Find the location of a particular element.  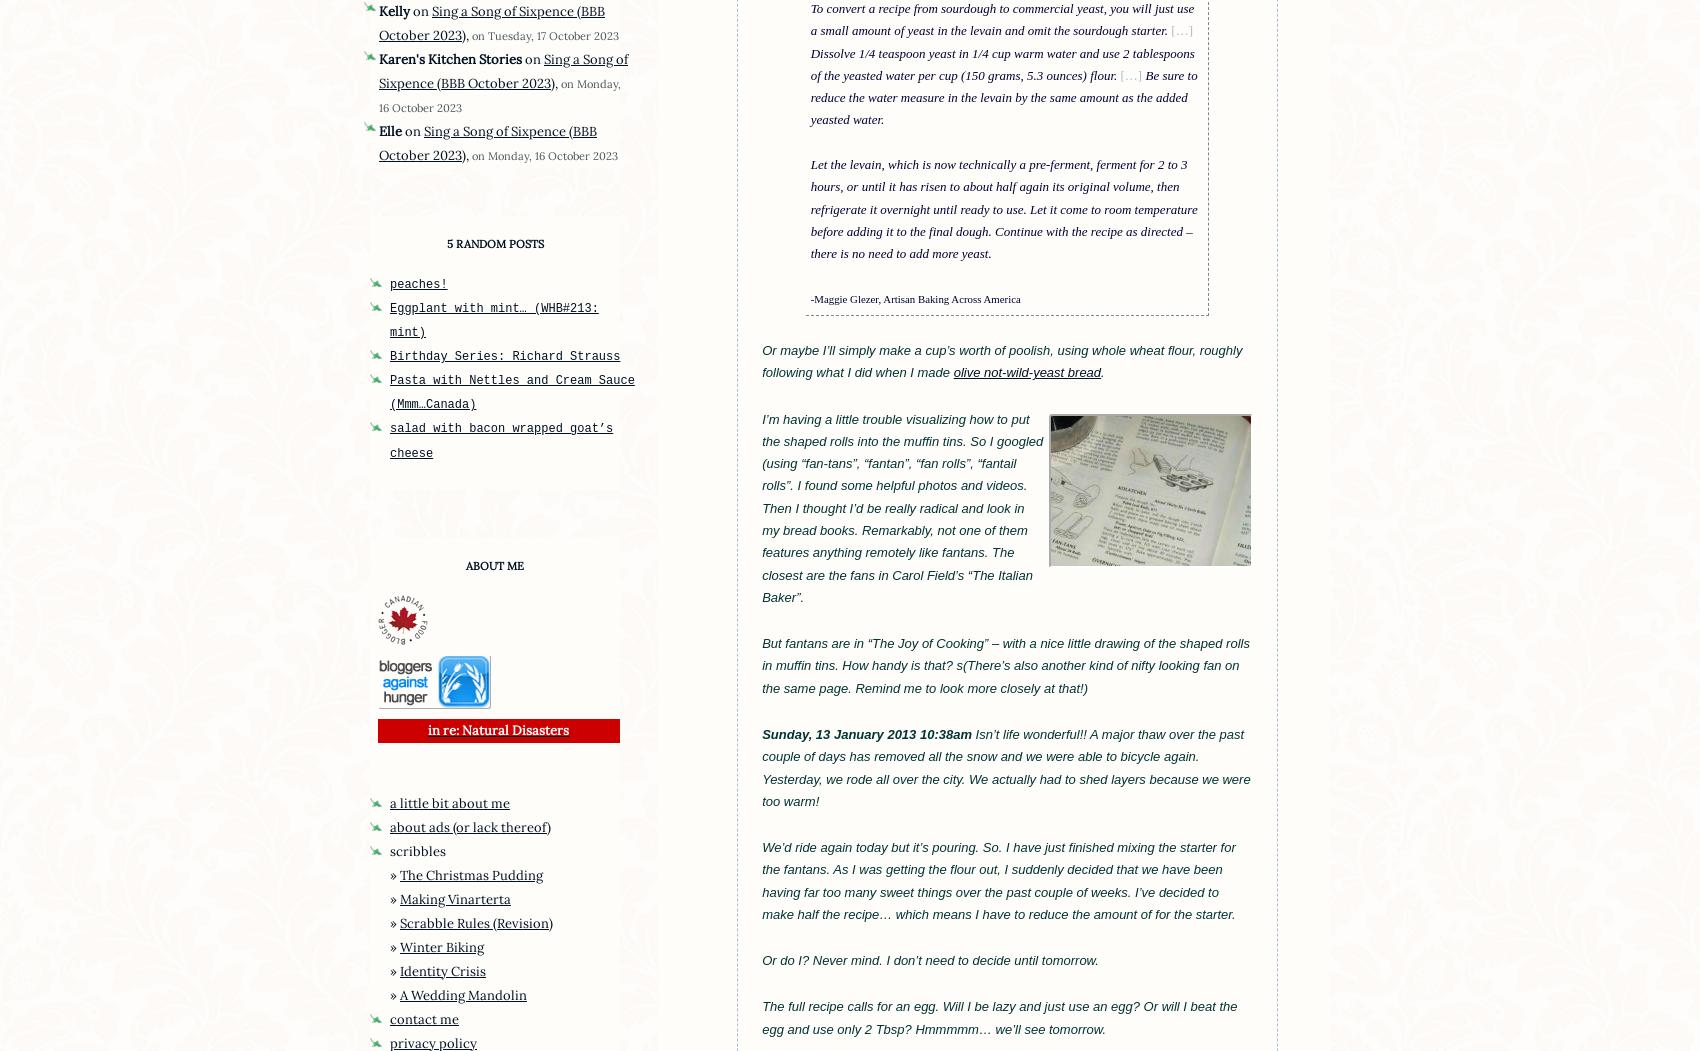

'5 Random Posts' is located at coordinates (494, 244).